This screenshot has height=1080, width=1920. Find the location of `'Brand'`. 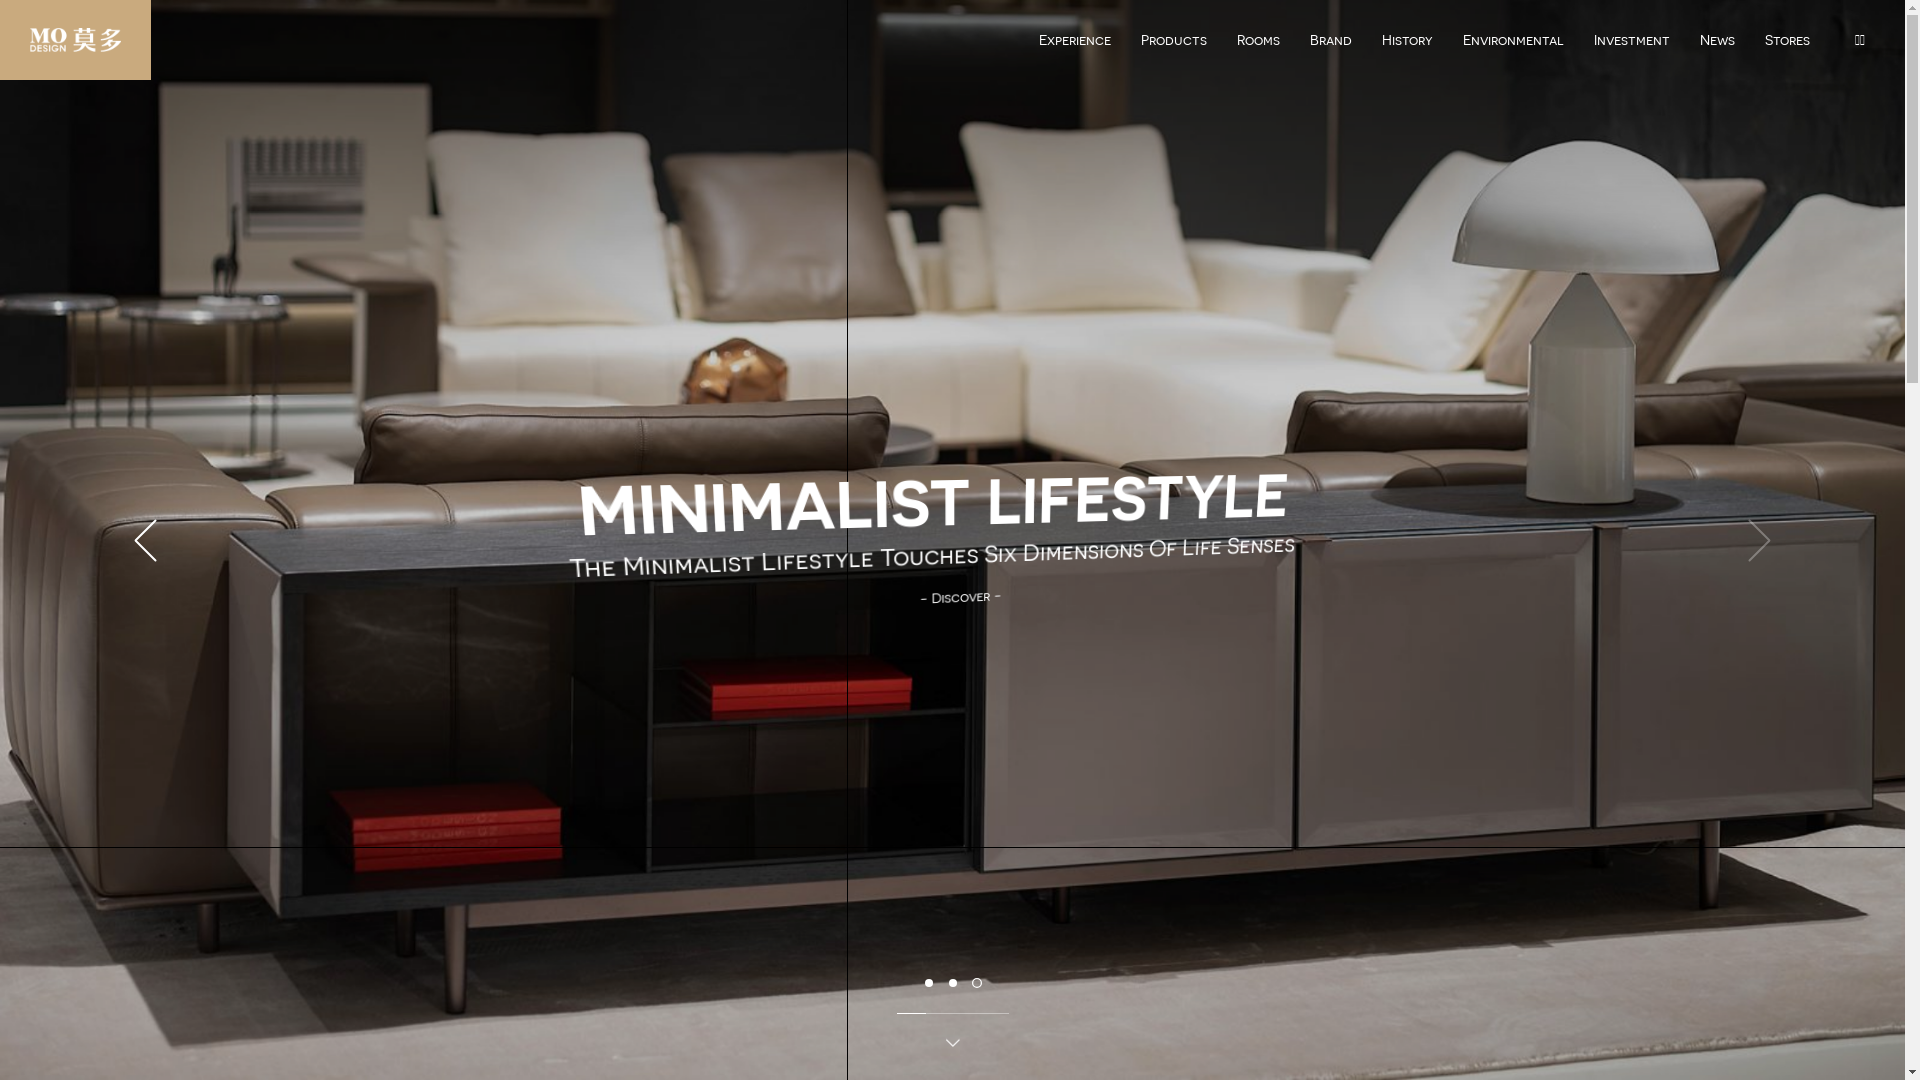

'Brand' is located at coordinates (1330, 33).